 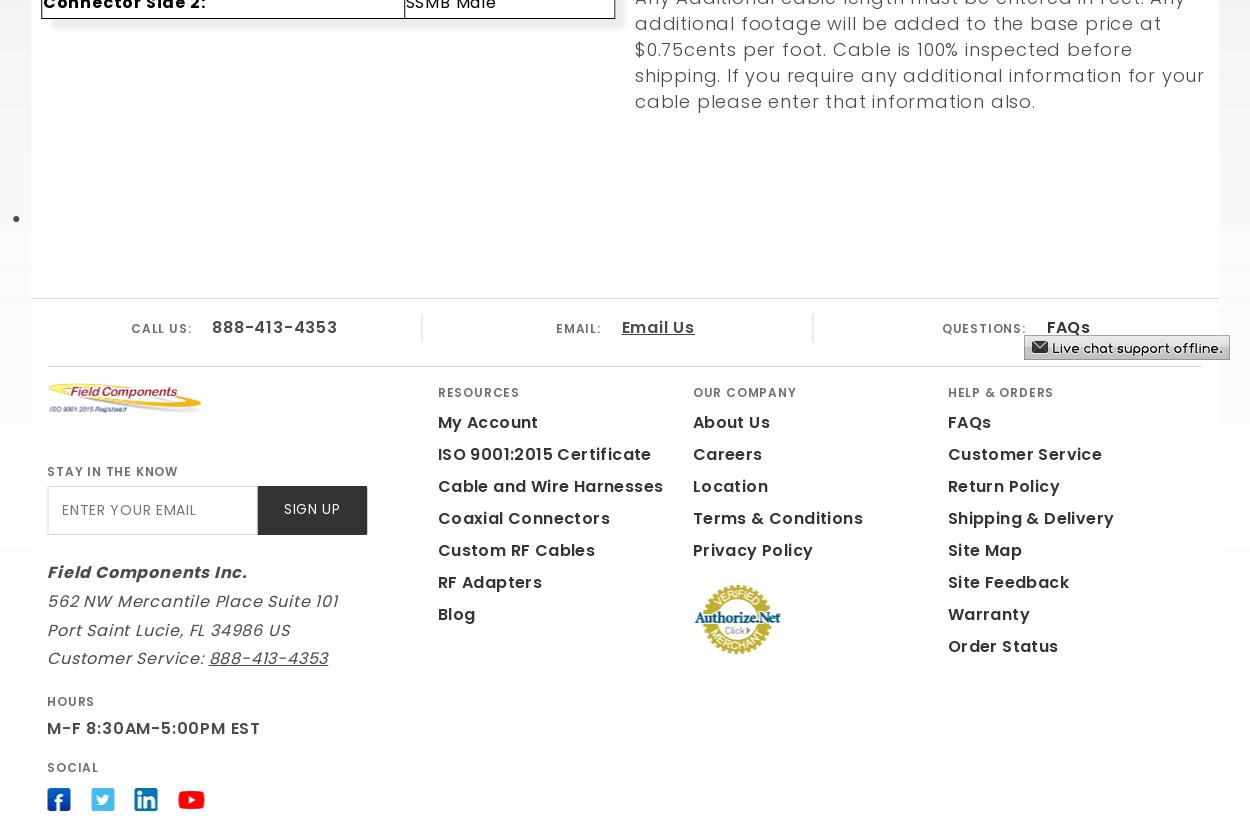 What do you see at coordinates (987, 613) in the screenshot?
I see `'Warranty'` at bounding box center [987, 613].